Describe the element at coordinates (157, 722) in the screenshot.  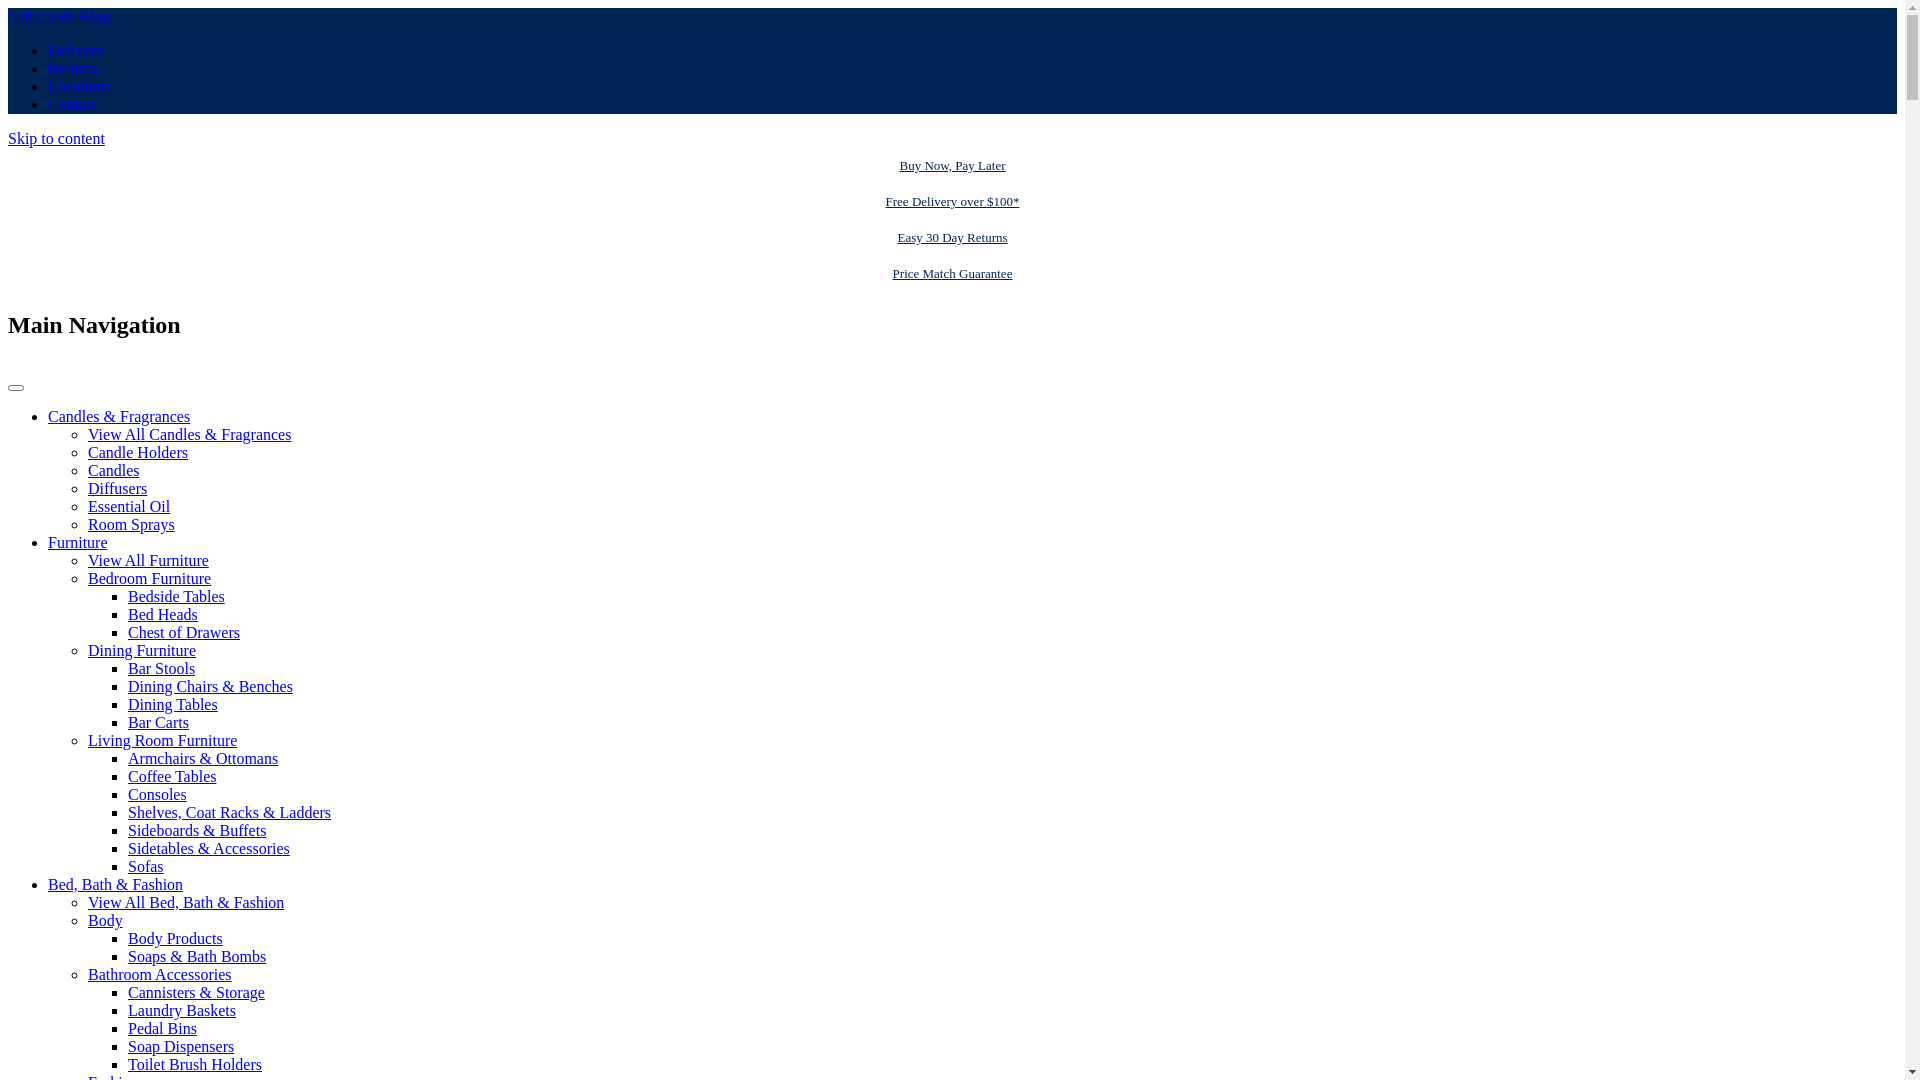
I see `'Bar Carts'` at that location.